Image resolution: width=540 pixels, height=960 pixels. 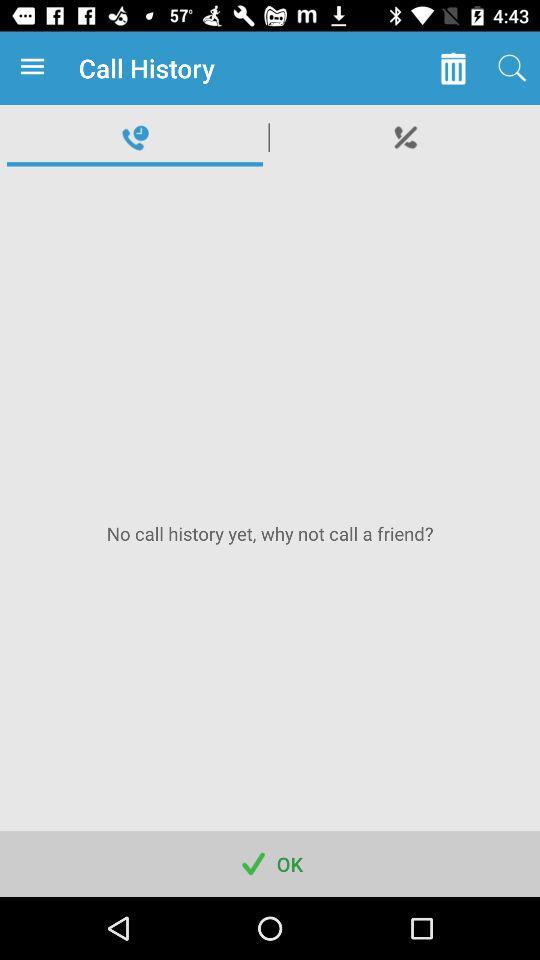 What do you see at coordinates (453, 68) in the screenshot?
I see `icon next to the call history` at bounding box center [453, 68].